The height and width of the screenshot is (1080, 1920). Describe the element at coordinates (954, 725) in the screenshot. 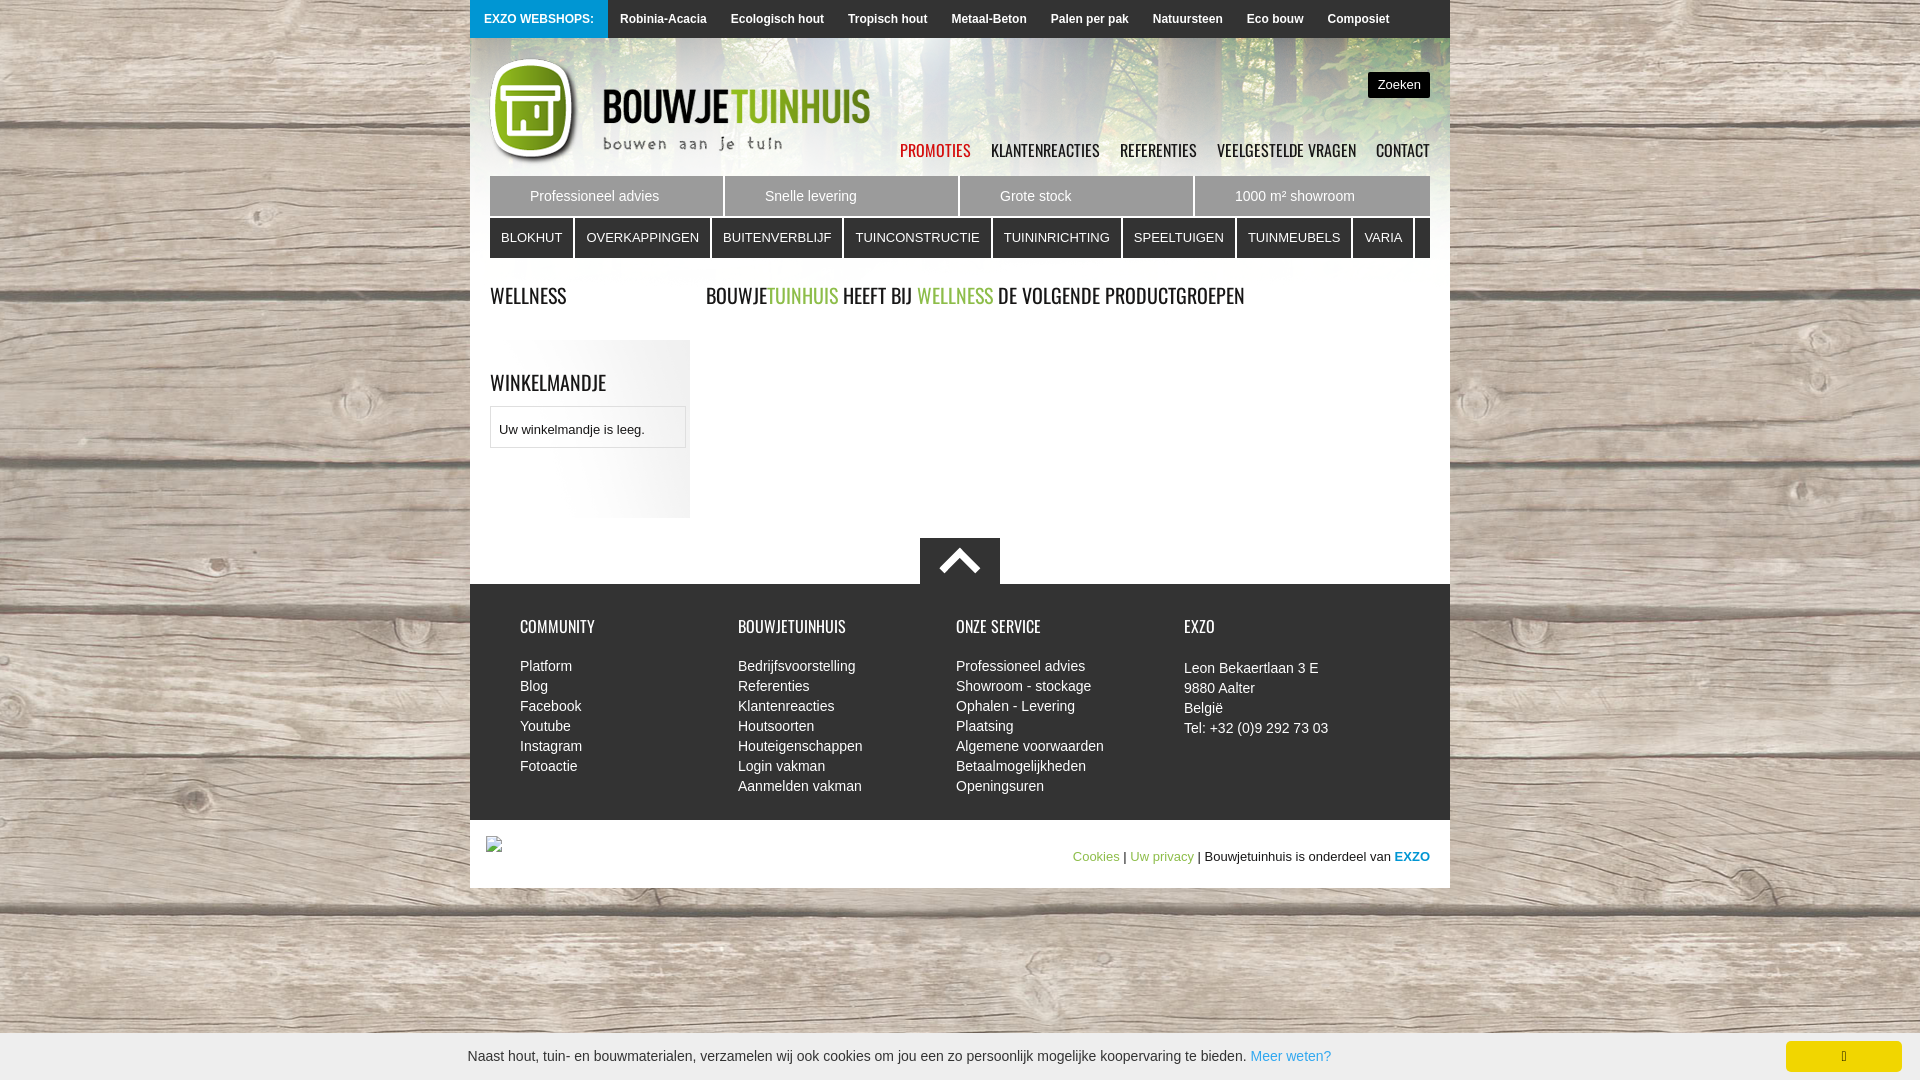

I see `'Plaatsing'` at that location.